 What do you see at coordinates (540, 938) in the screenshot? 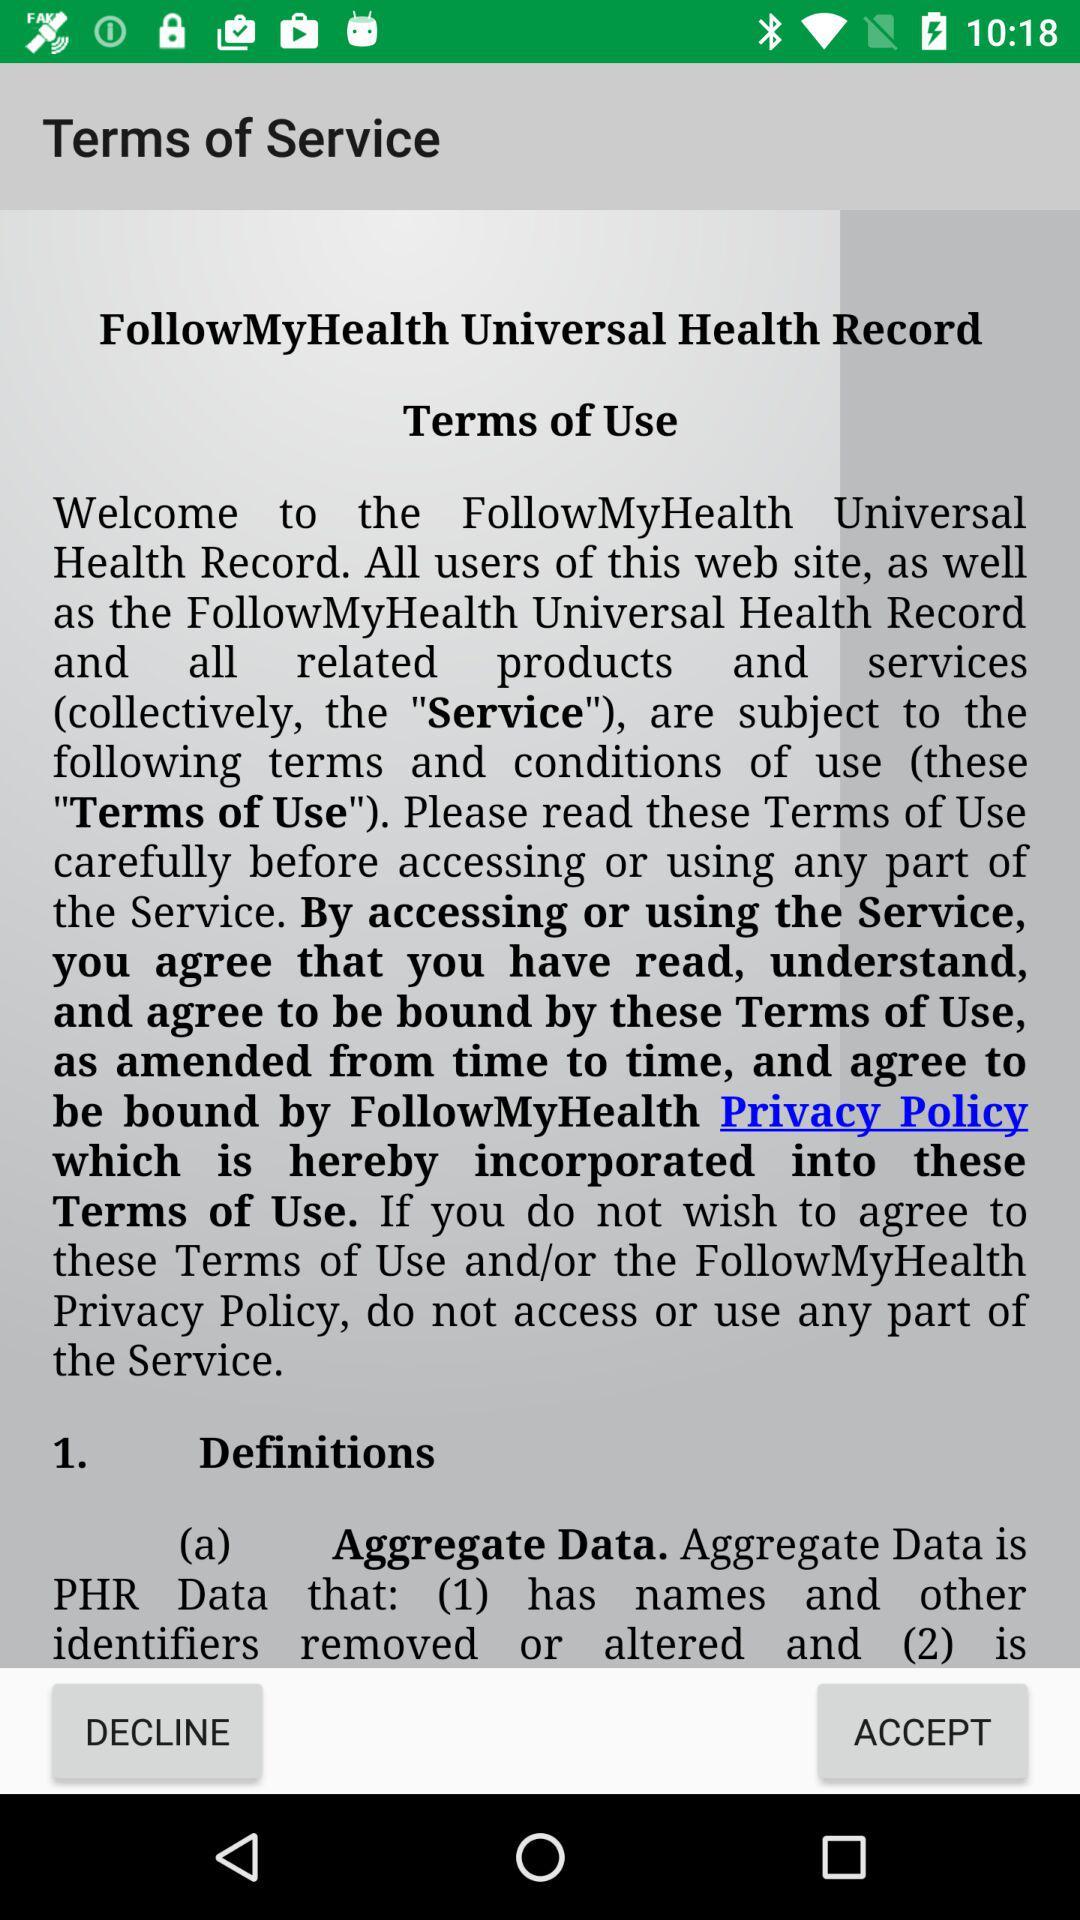
I see `scrollable page` at bounding box center [540, 938].